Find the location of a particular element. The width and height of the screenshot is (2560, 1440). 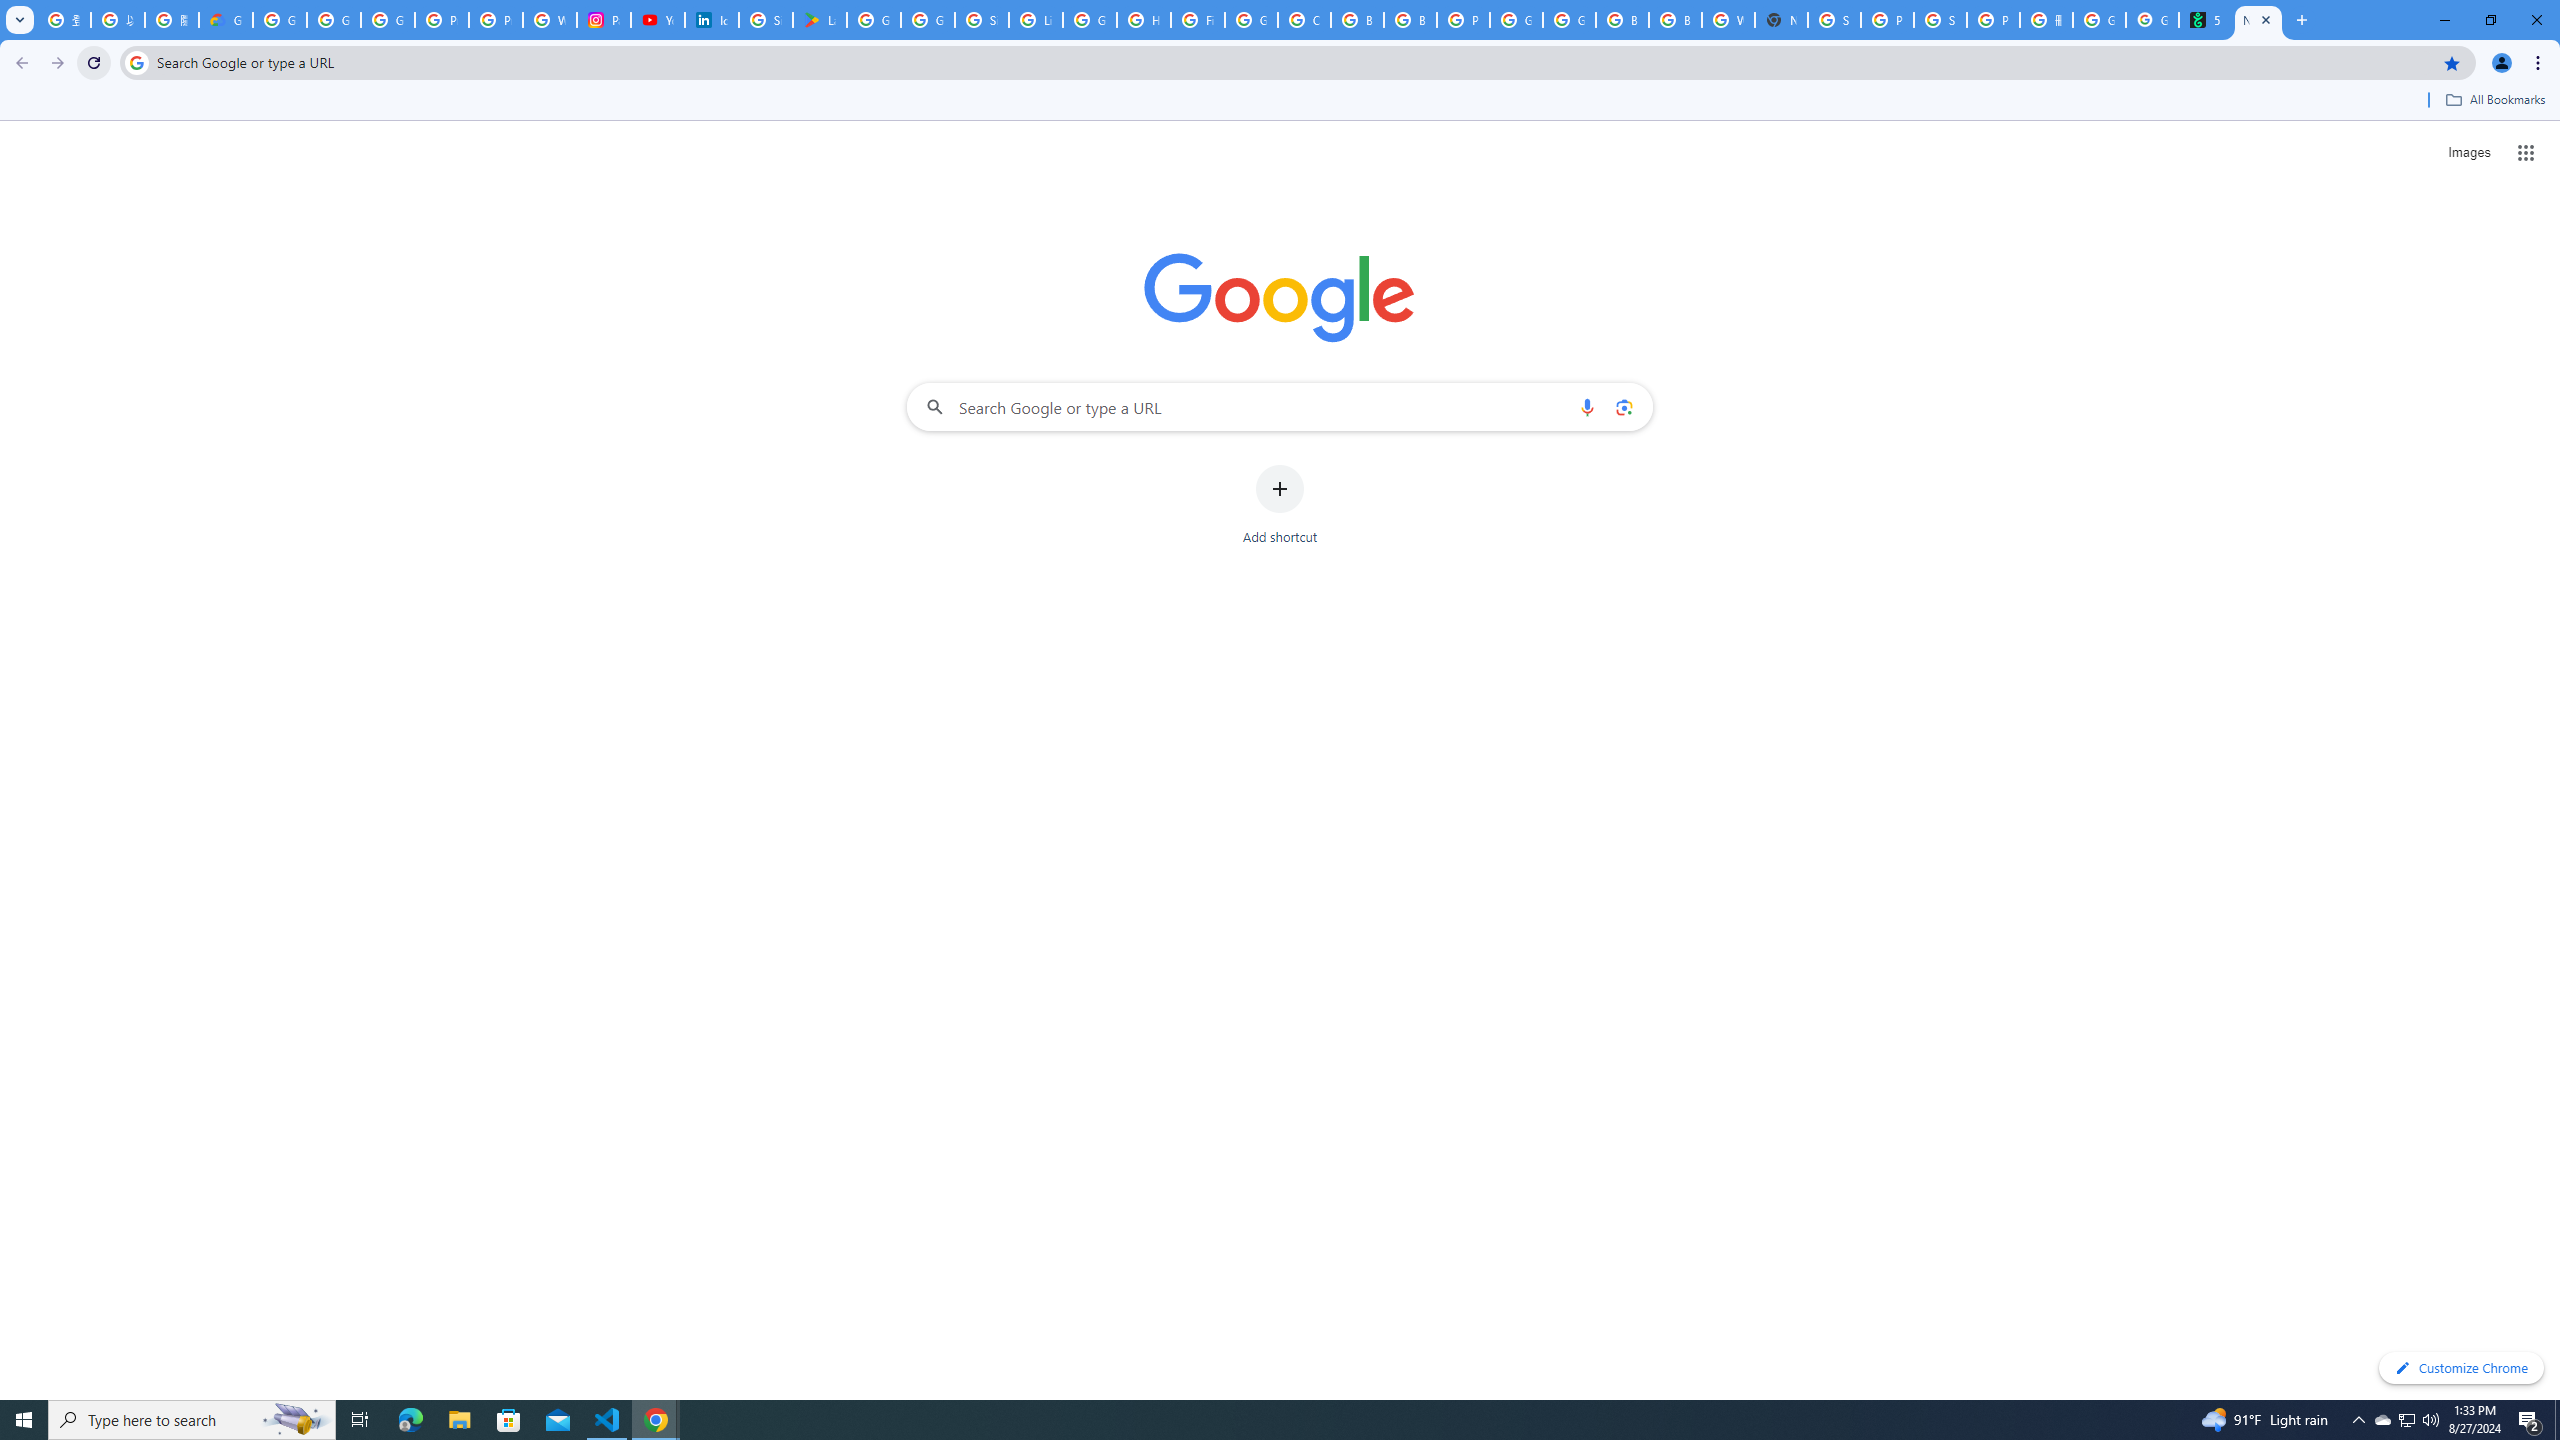

'All Bookmarks' is located at coordinates (2494, 99).